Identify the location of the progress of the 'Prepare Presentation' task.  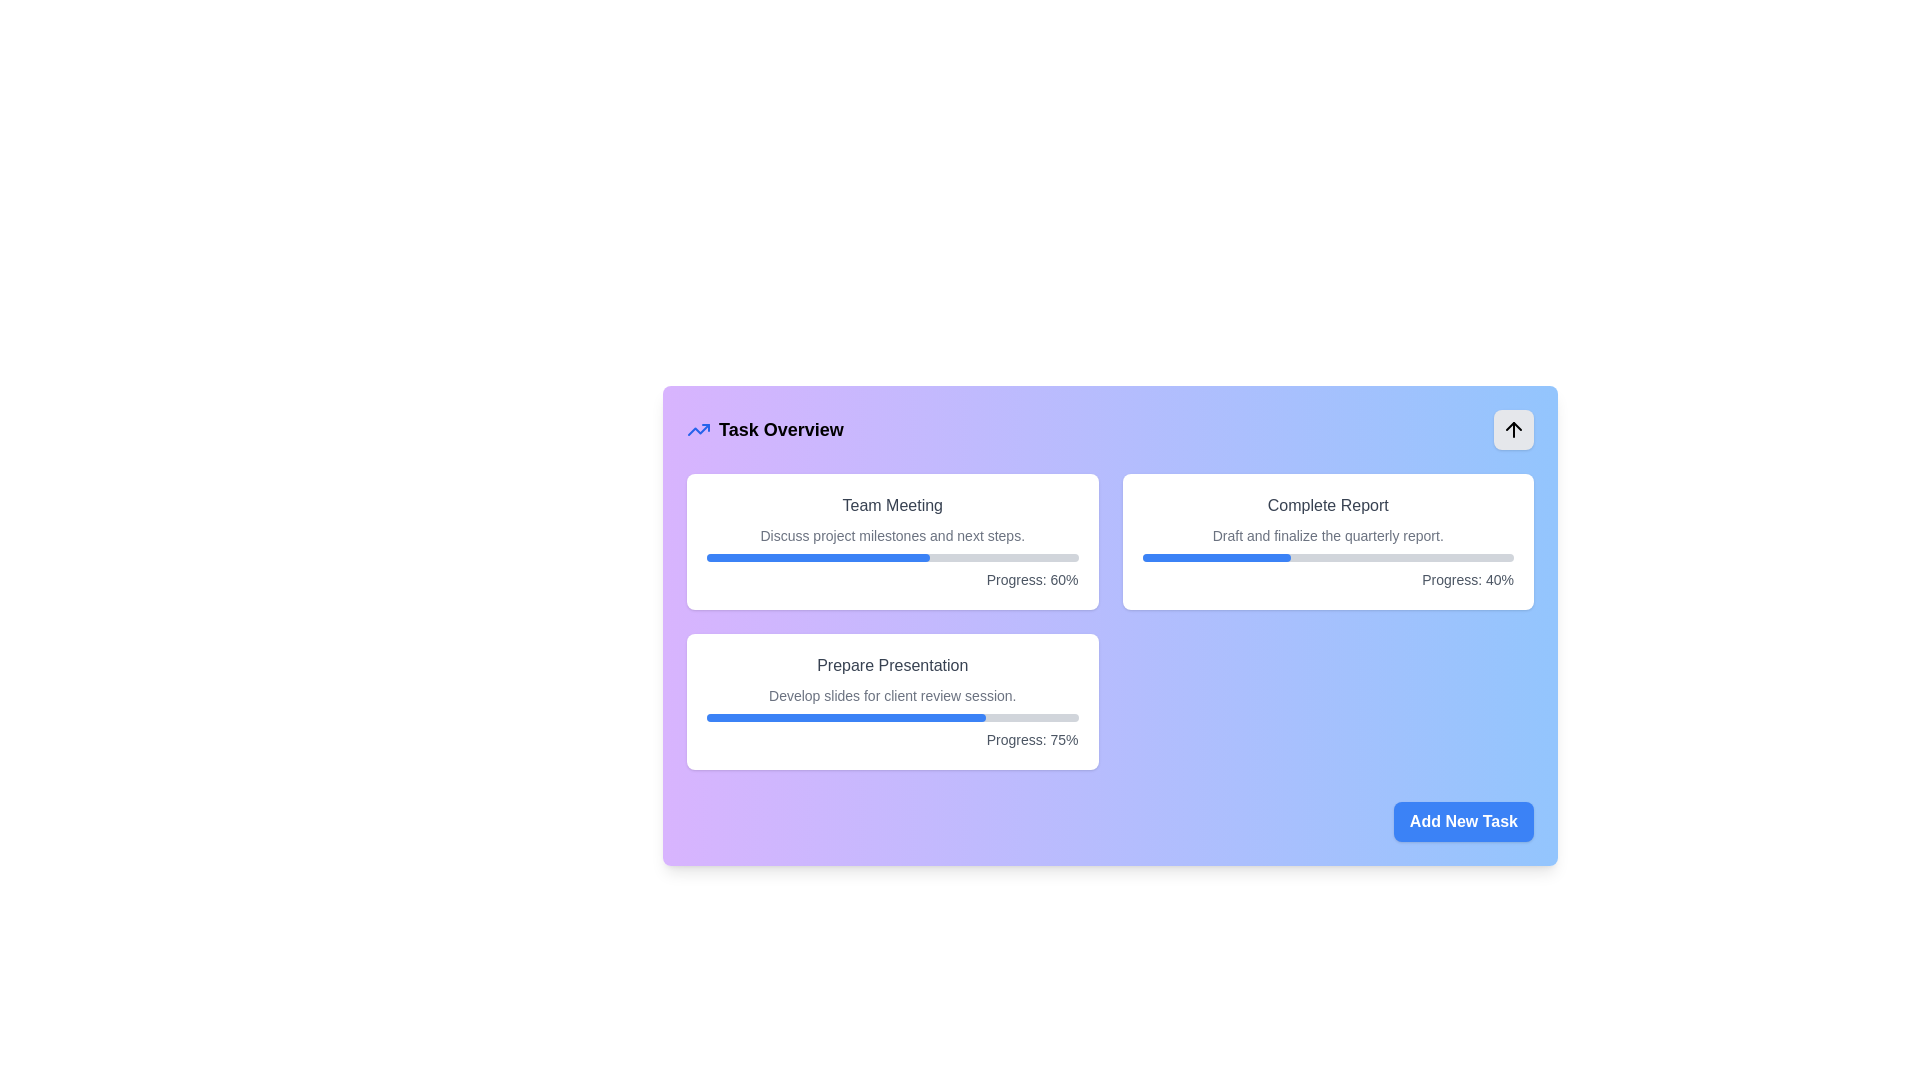
(772, 716).